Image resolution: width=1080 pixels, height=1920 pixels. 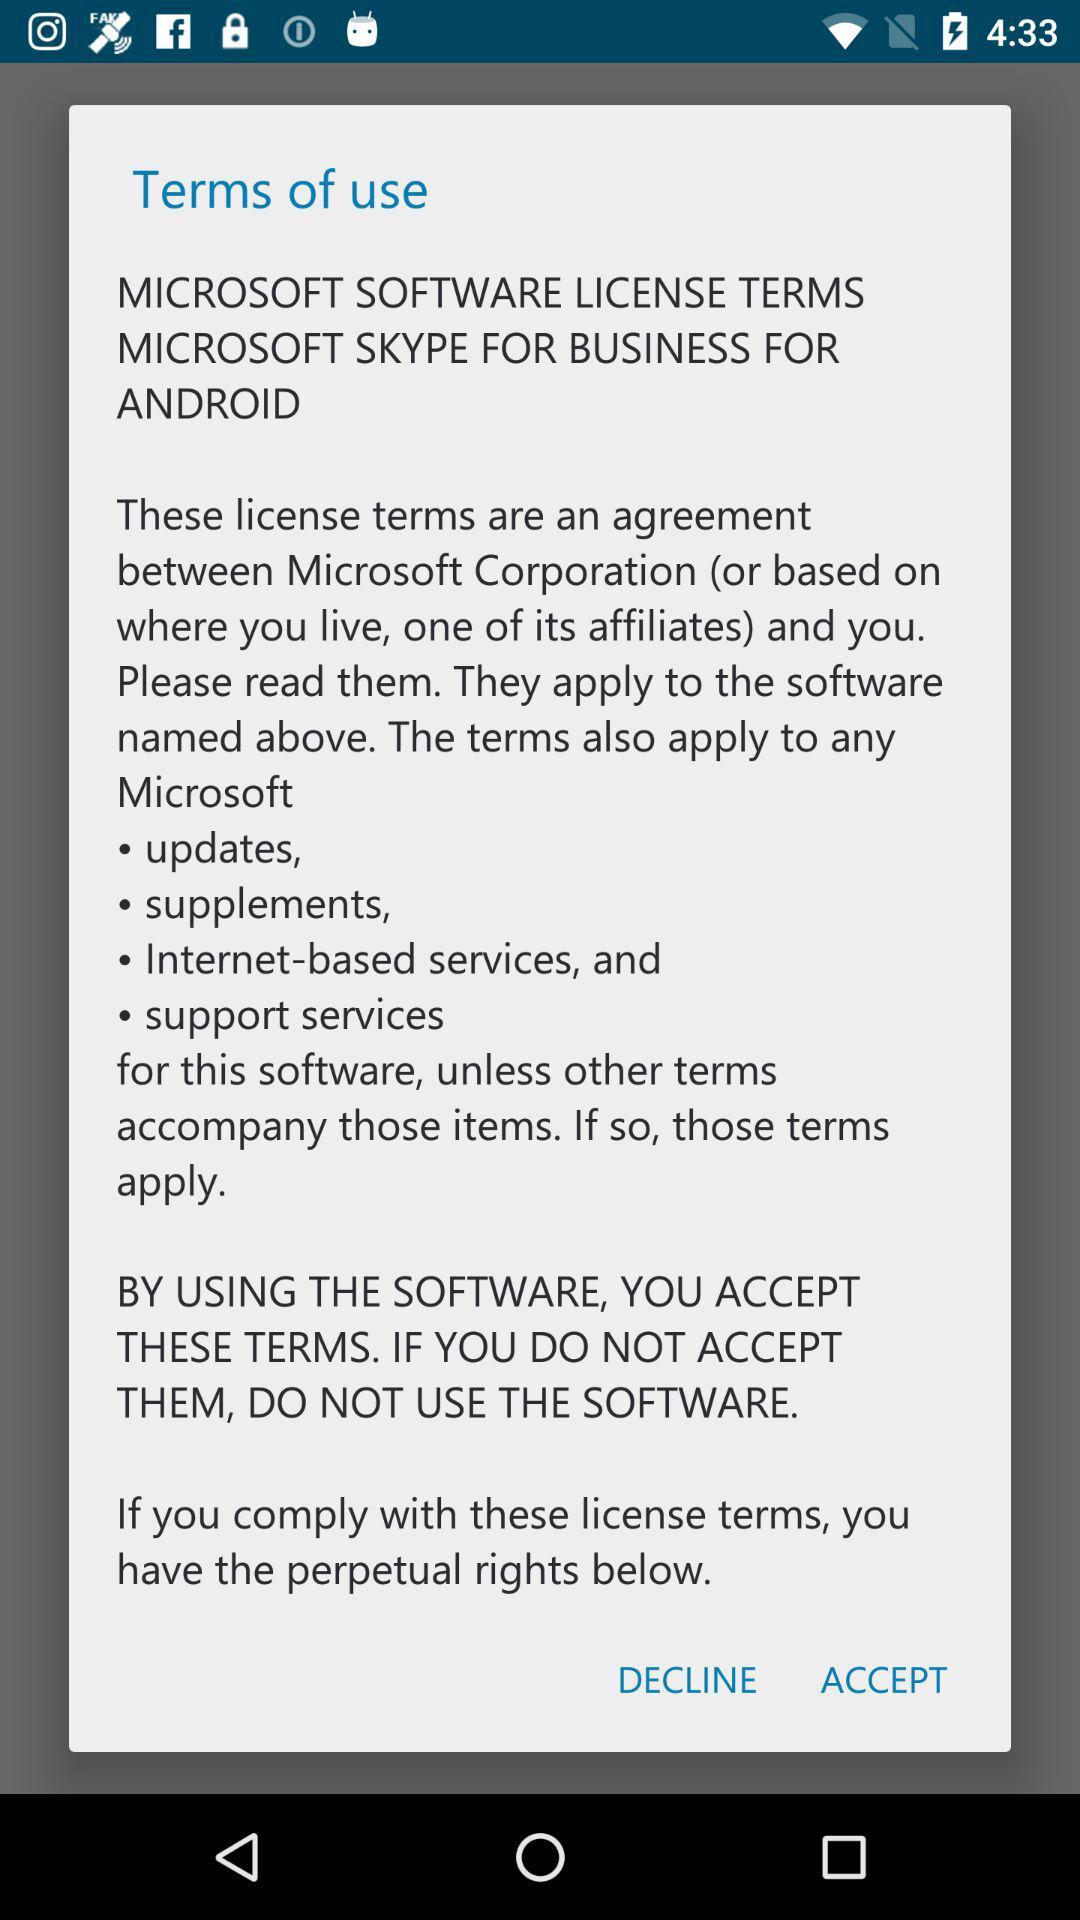 I want to click on the icon next to accept, so click(x=686, y=1678).